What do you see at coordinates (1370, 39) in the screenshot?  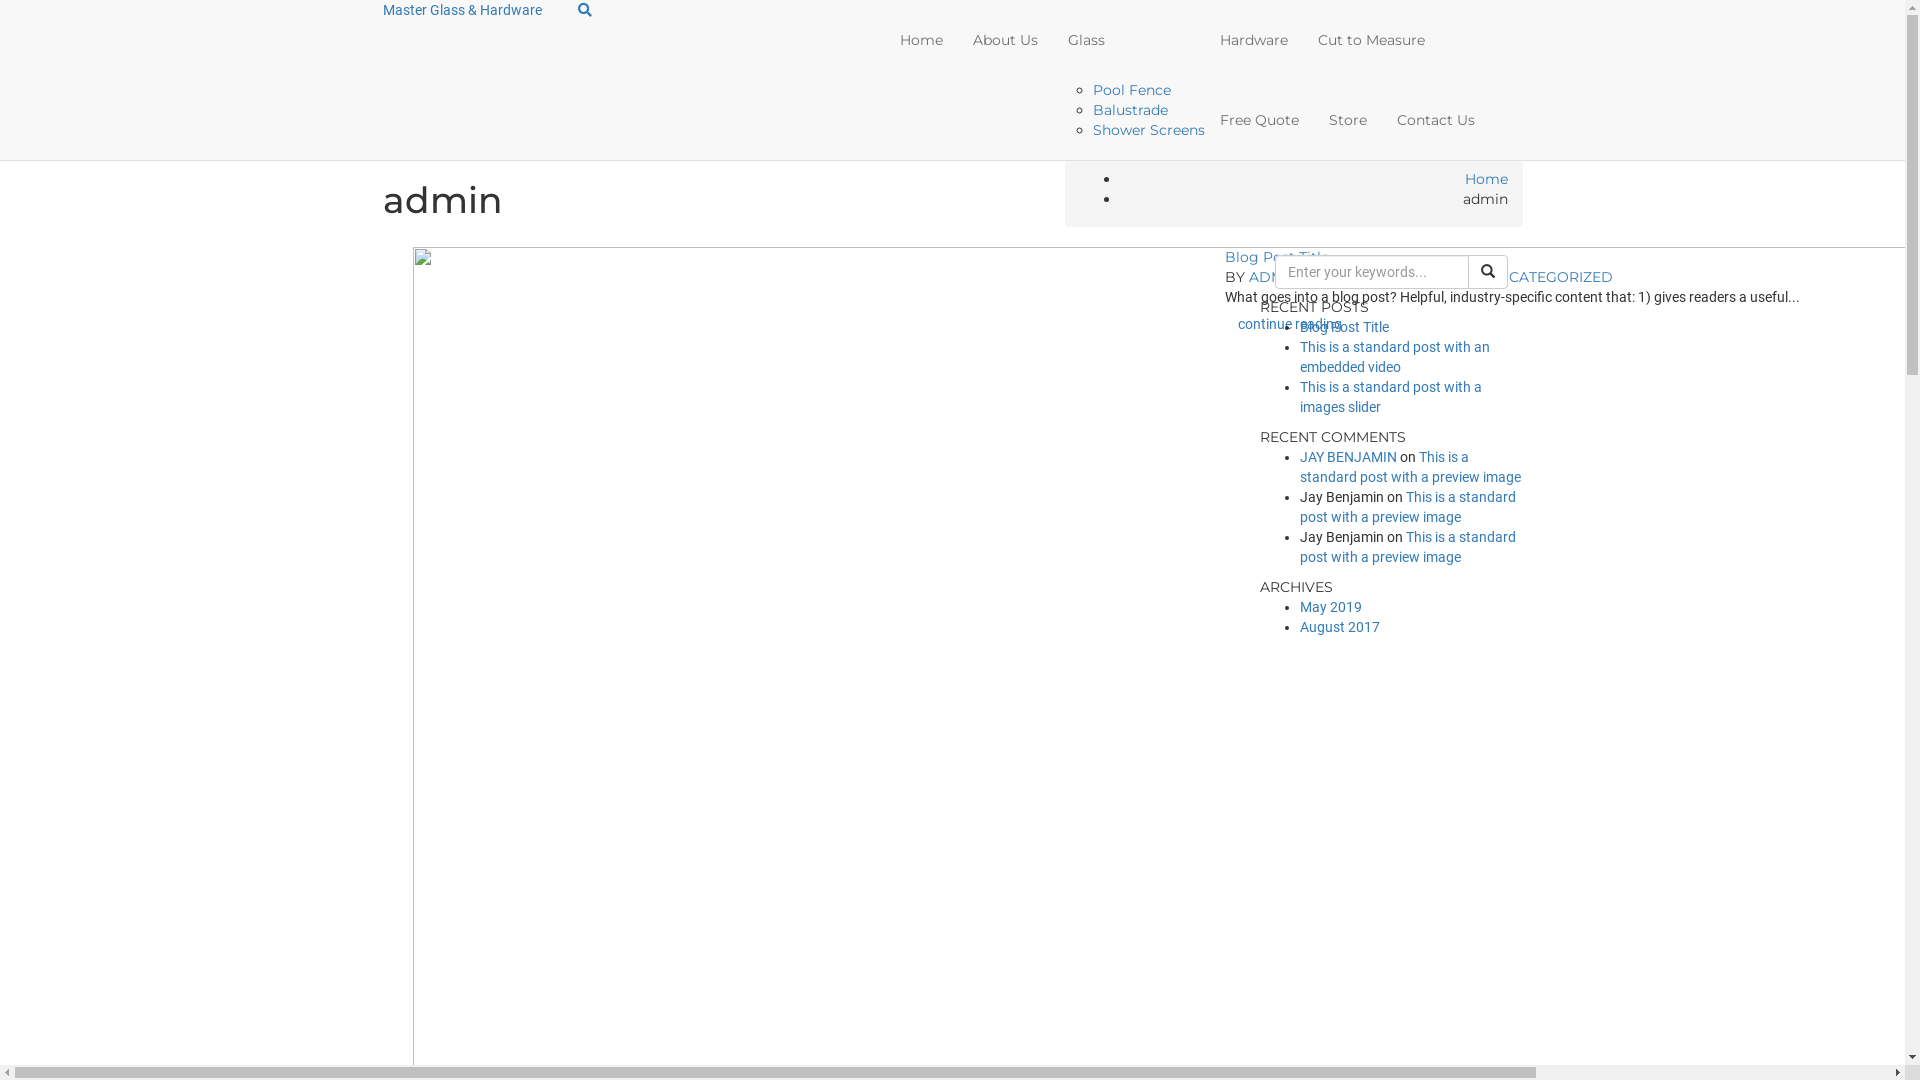 I see `'Cut to Measure'` at bounding box center [1370, 39].